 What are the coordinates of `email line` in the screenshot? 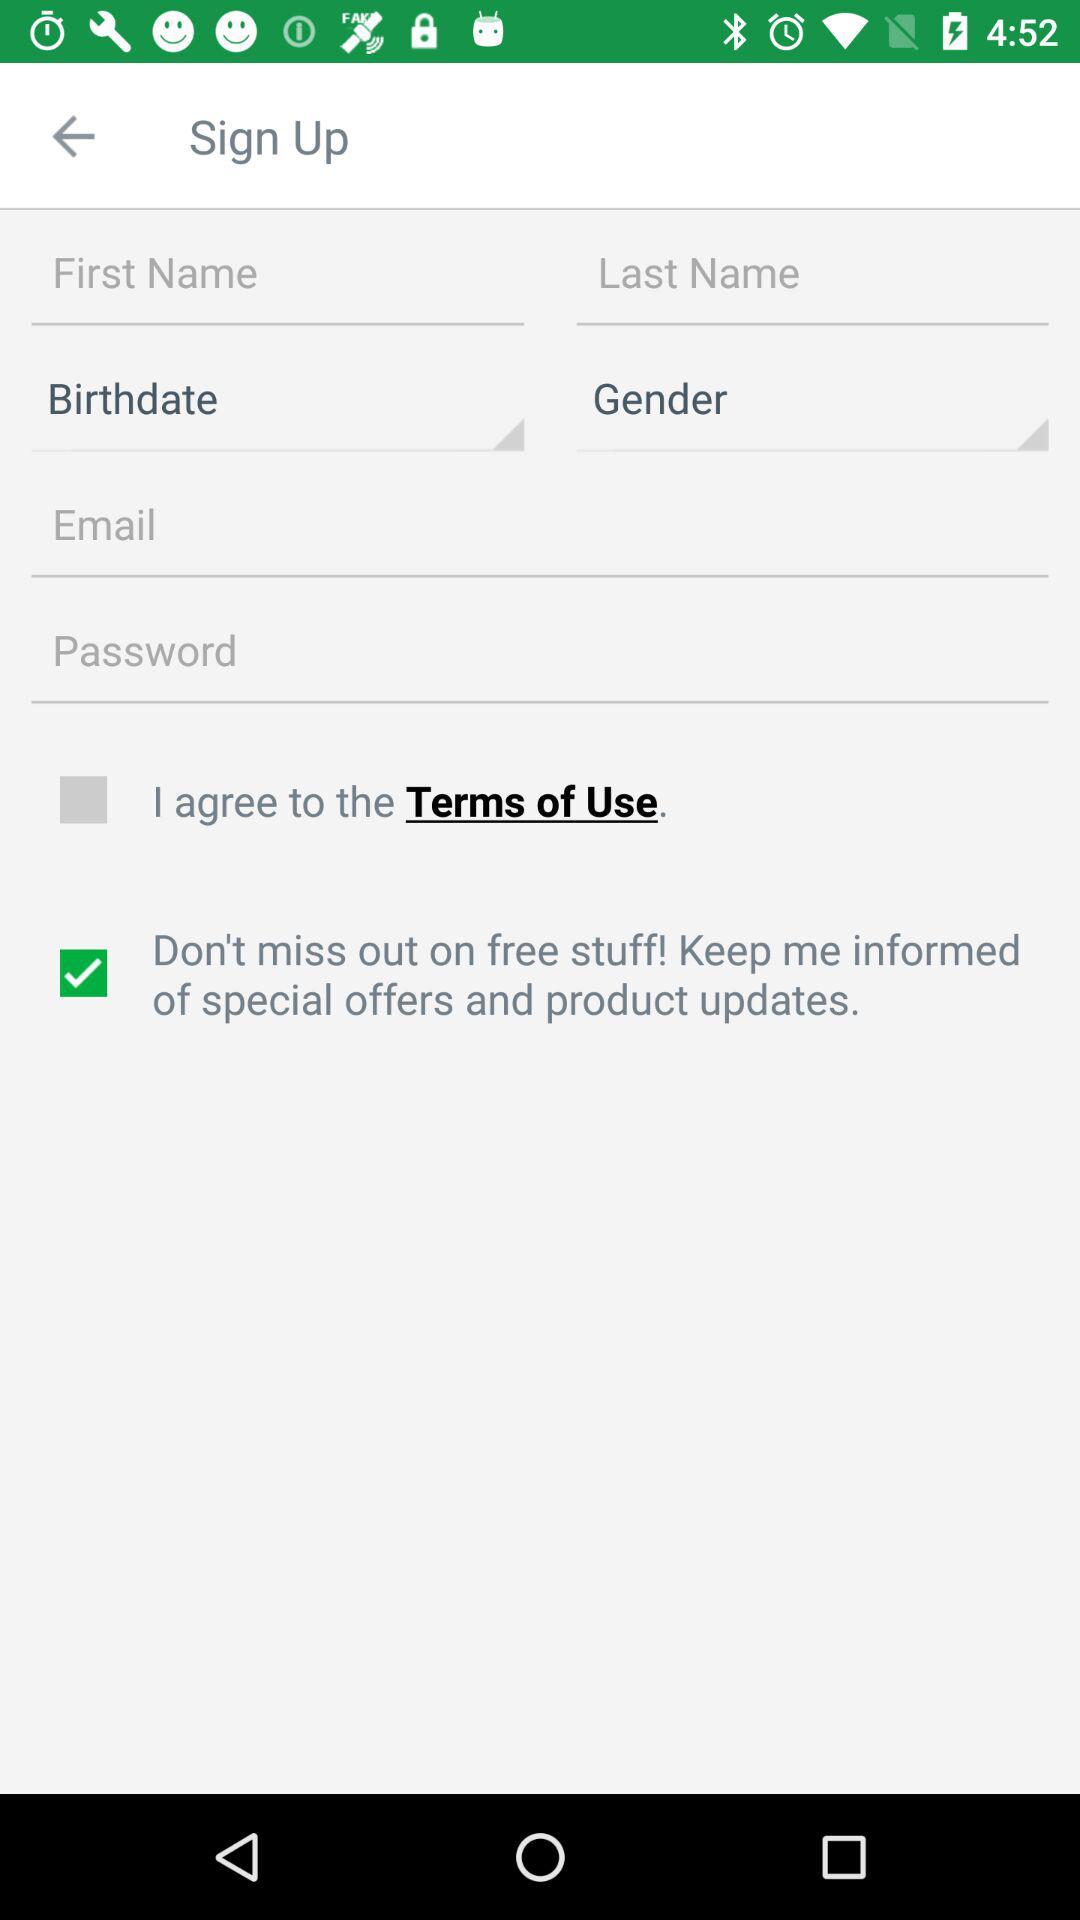 It's located at (540, 524).